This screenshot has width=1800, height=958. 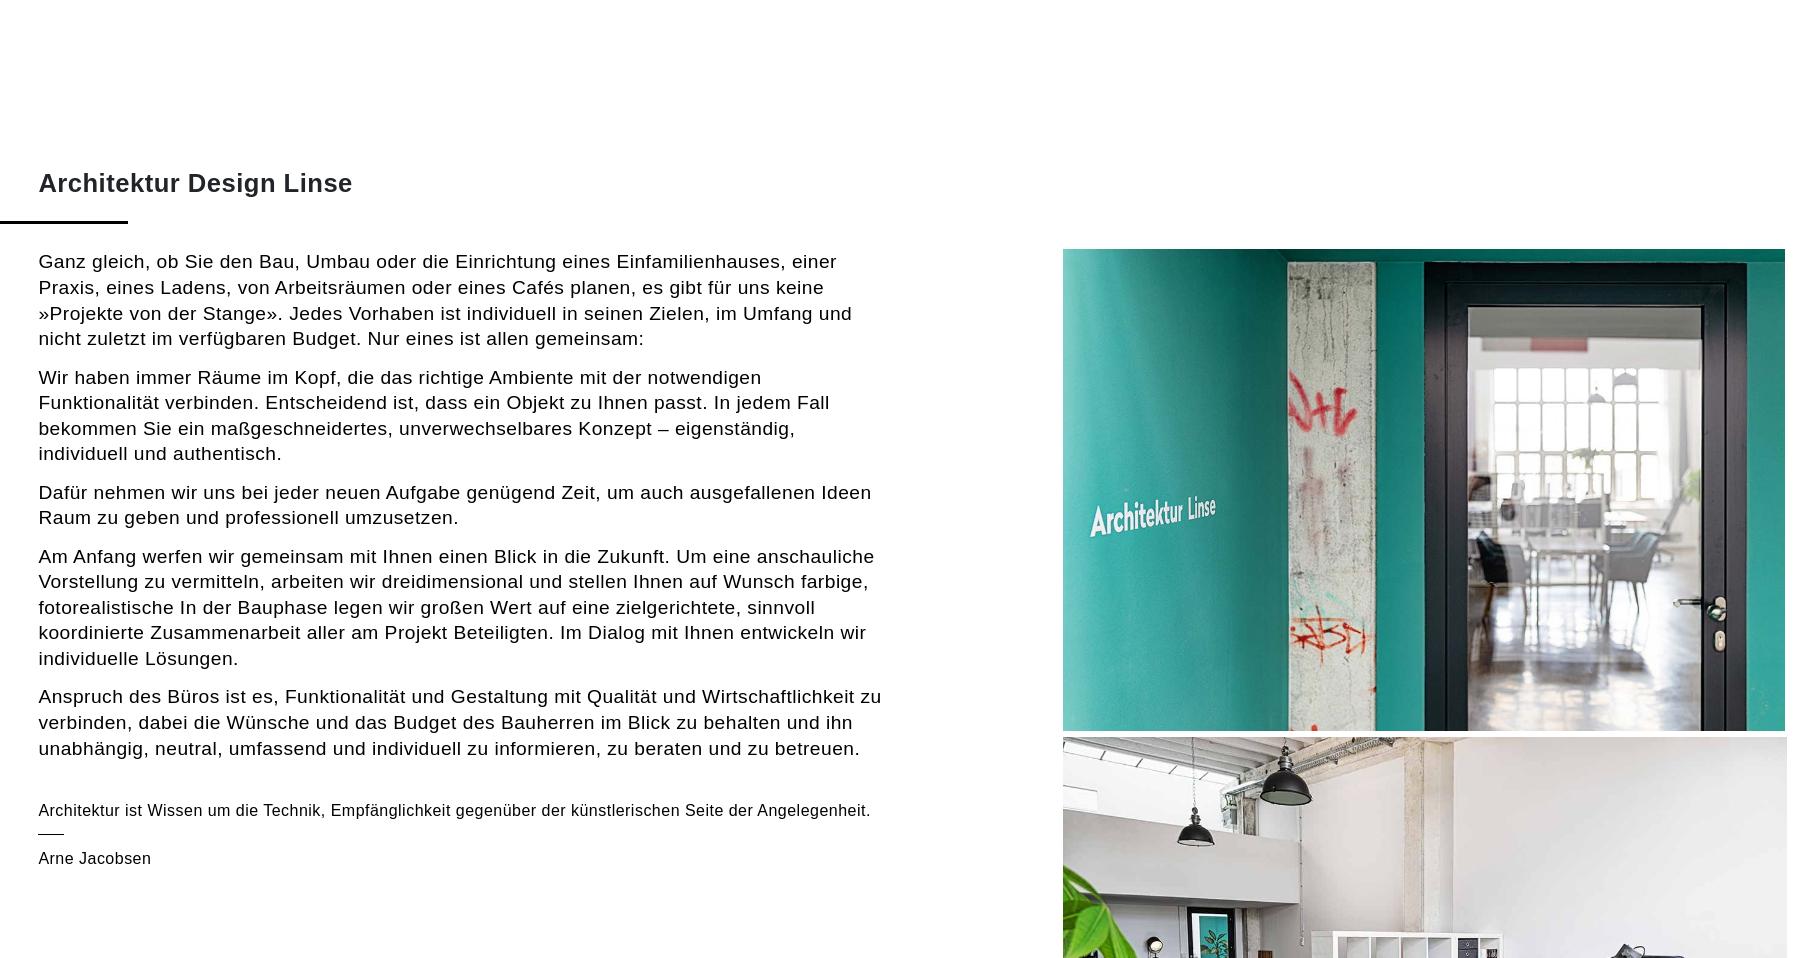 I want to click on 'Um- und Ausbau eines Waschhaus- und Stallgebäudes zu barrierefreiem Wohnraum (Privater Auftraggeber)', so click(x=36, y=706).